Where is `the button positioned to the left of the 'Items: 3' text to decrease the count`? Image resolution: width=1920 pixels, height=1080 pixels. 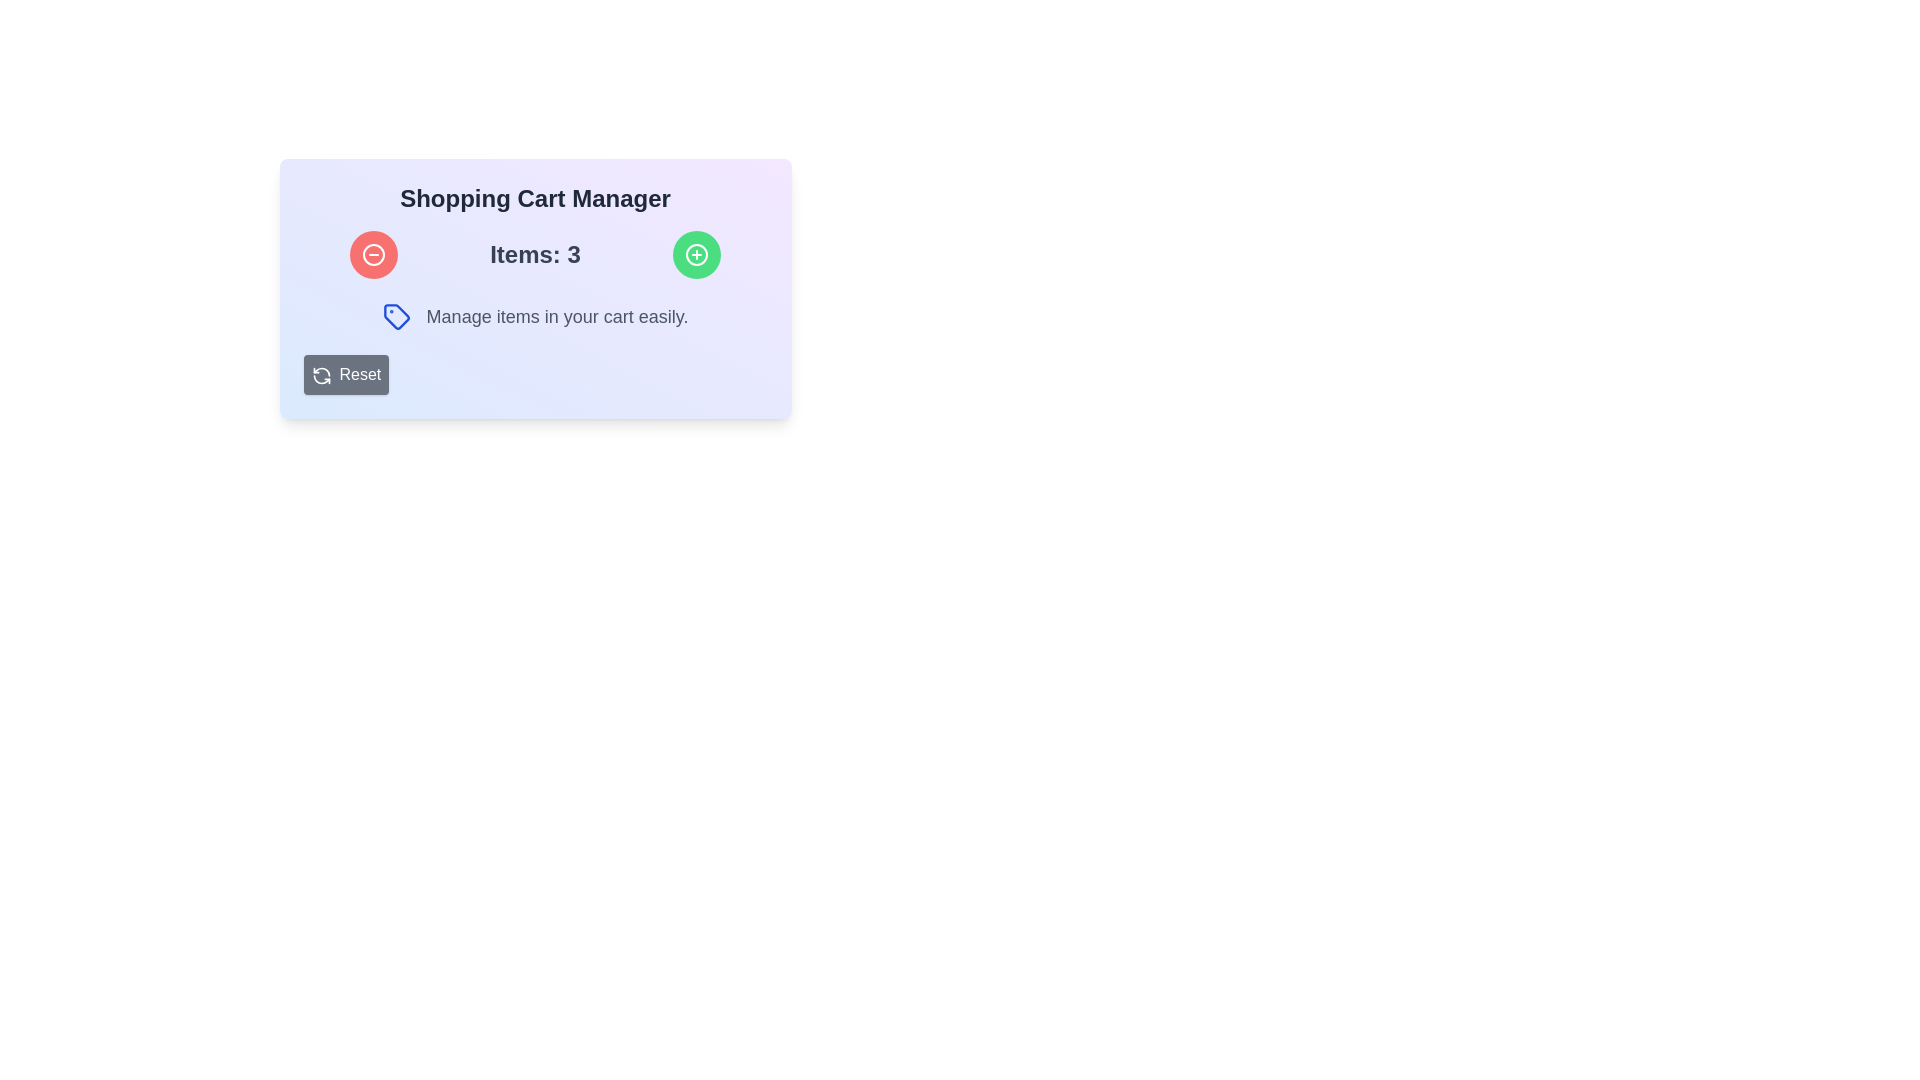 the button positioned to the left of the 'Items: 3' text to decrease the count is located at coordinates (373, 253).